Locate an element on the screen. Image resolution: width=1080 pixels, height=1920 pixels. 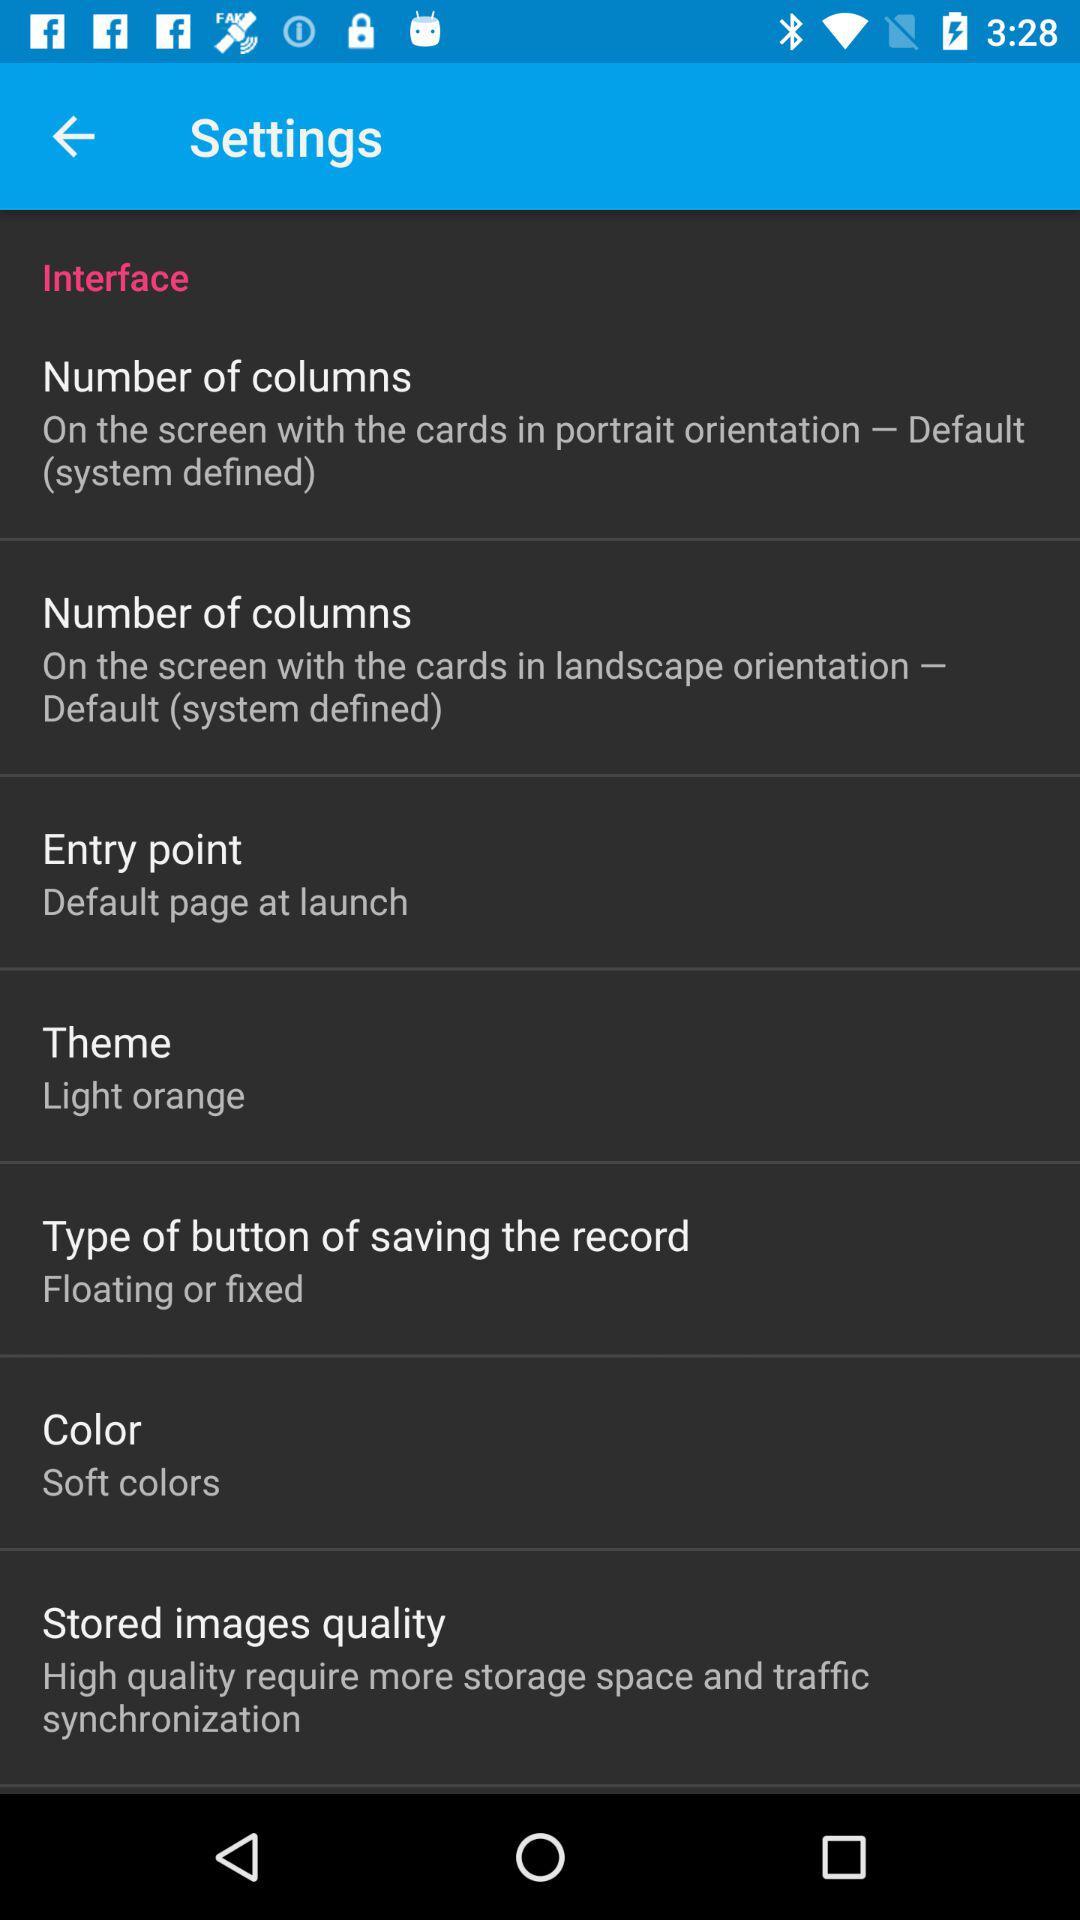
item above number of columns item is located at coordinates (540, 254).